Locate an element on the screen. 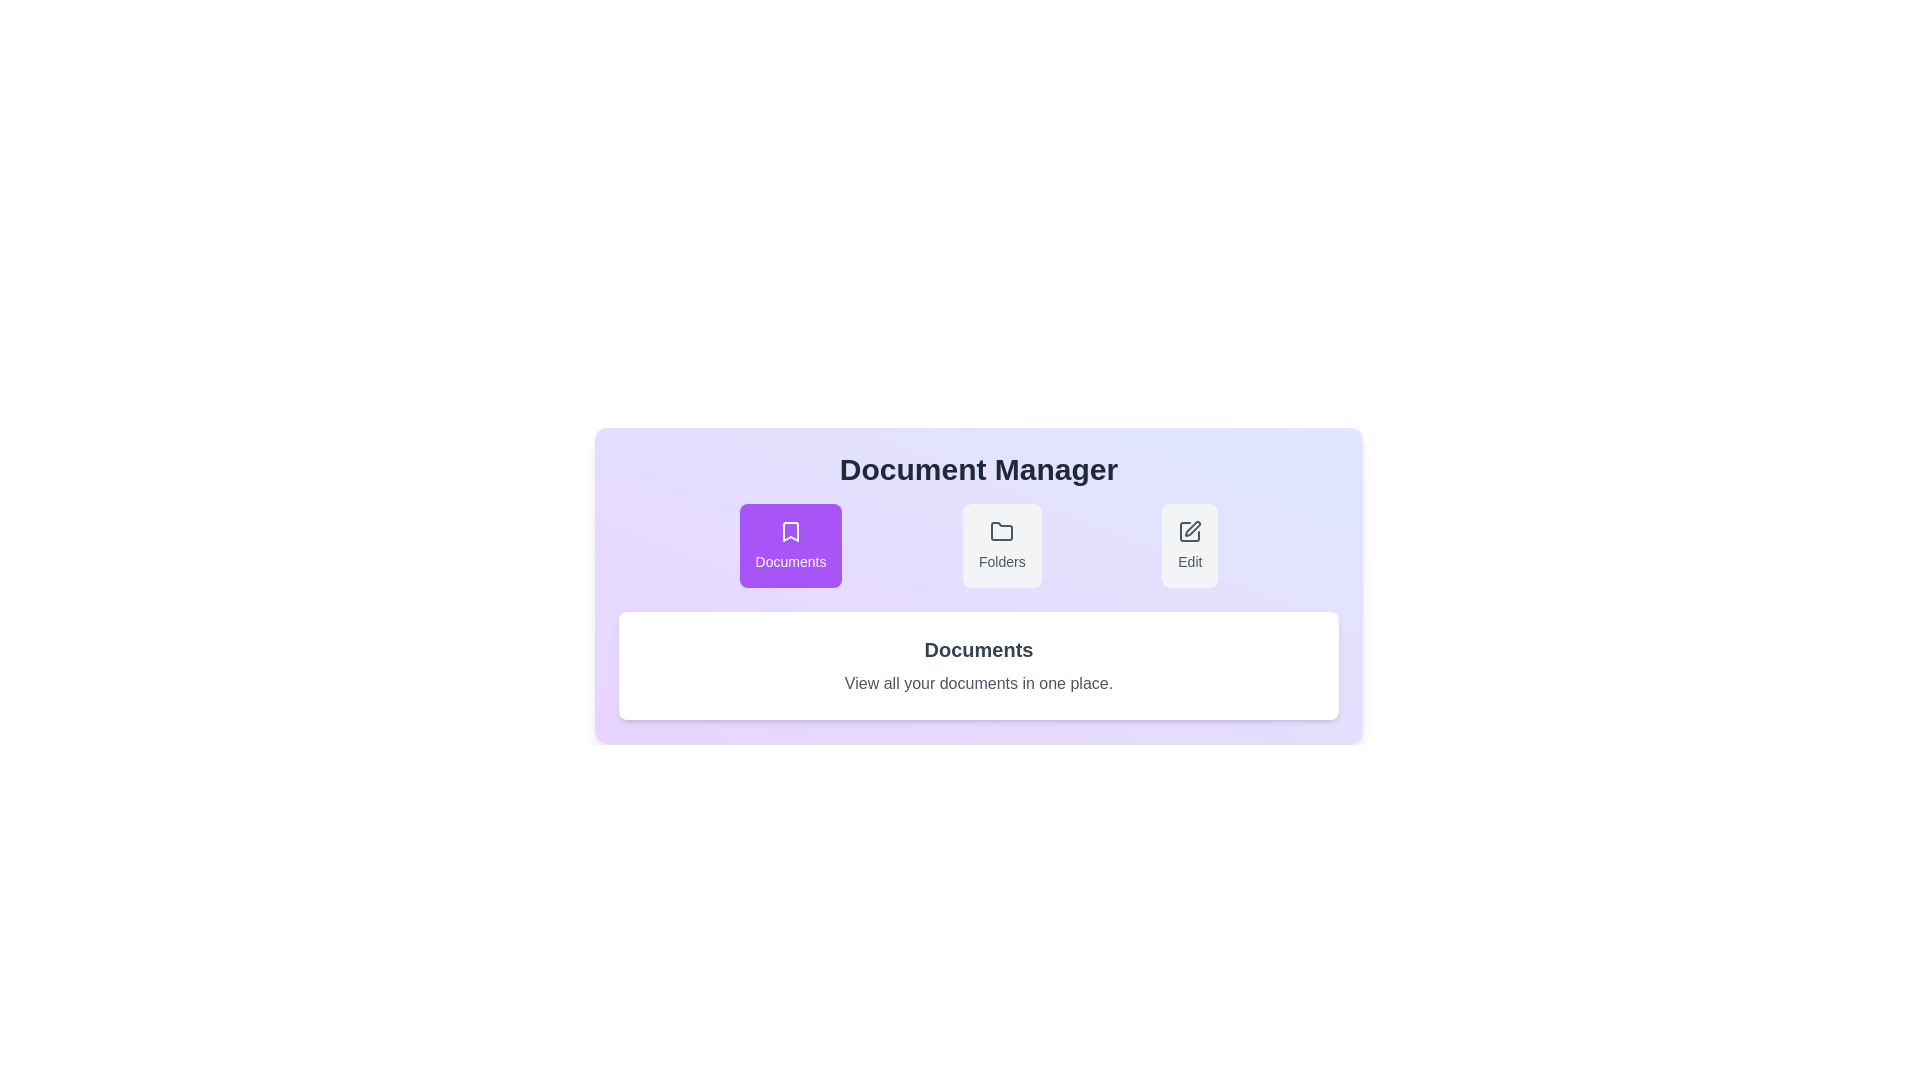  the folder icon, which is the central icon among three icons in the 'Document Manager' card is located at coordinates (1002, 530).